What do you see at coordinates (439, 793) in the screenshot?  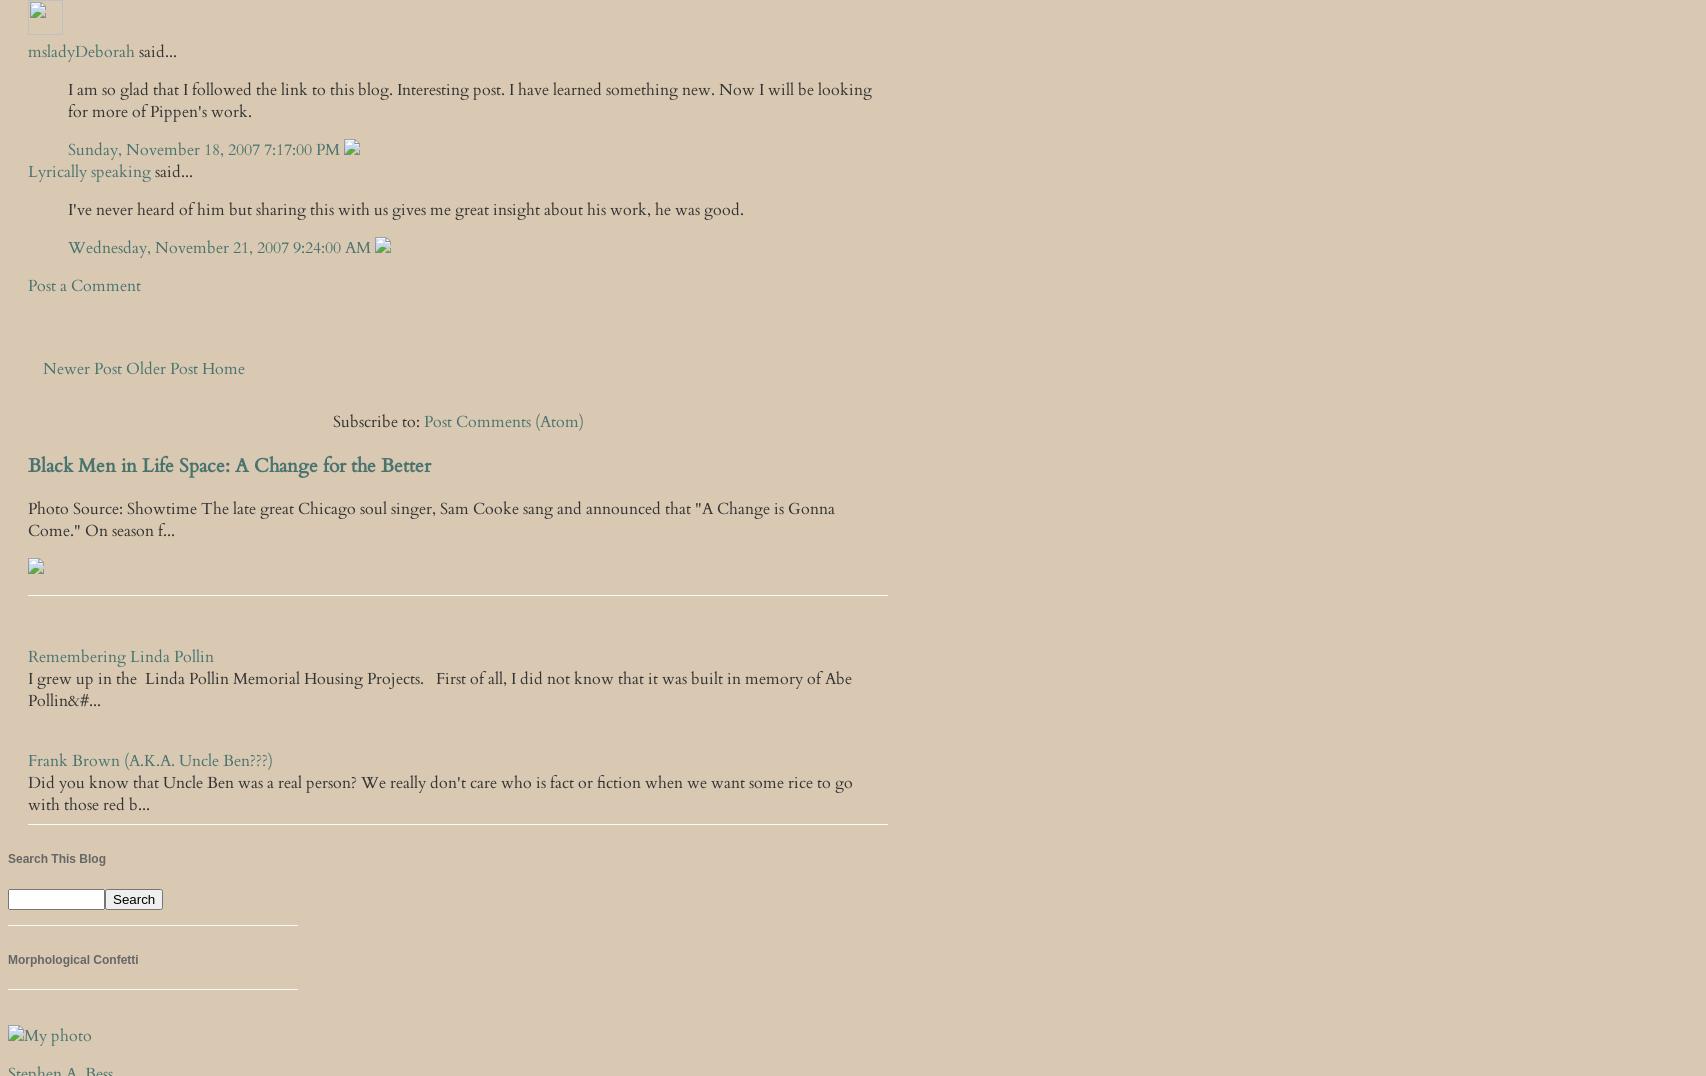 I see `'Did you know that Uncle Ben was a real person? We really don't care who is fact or fiction when we want some rice to go with those red b...'` at bounding box center [439, 793].